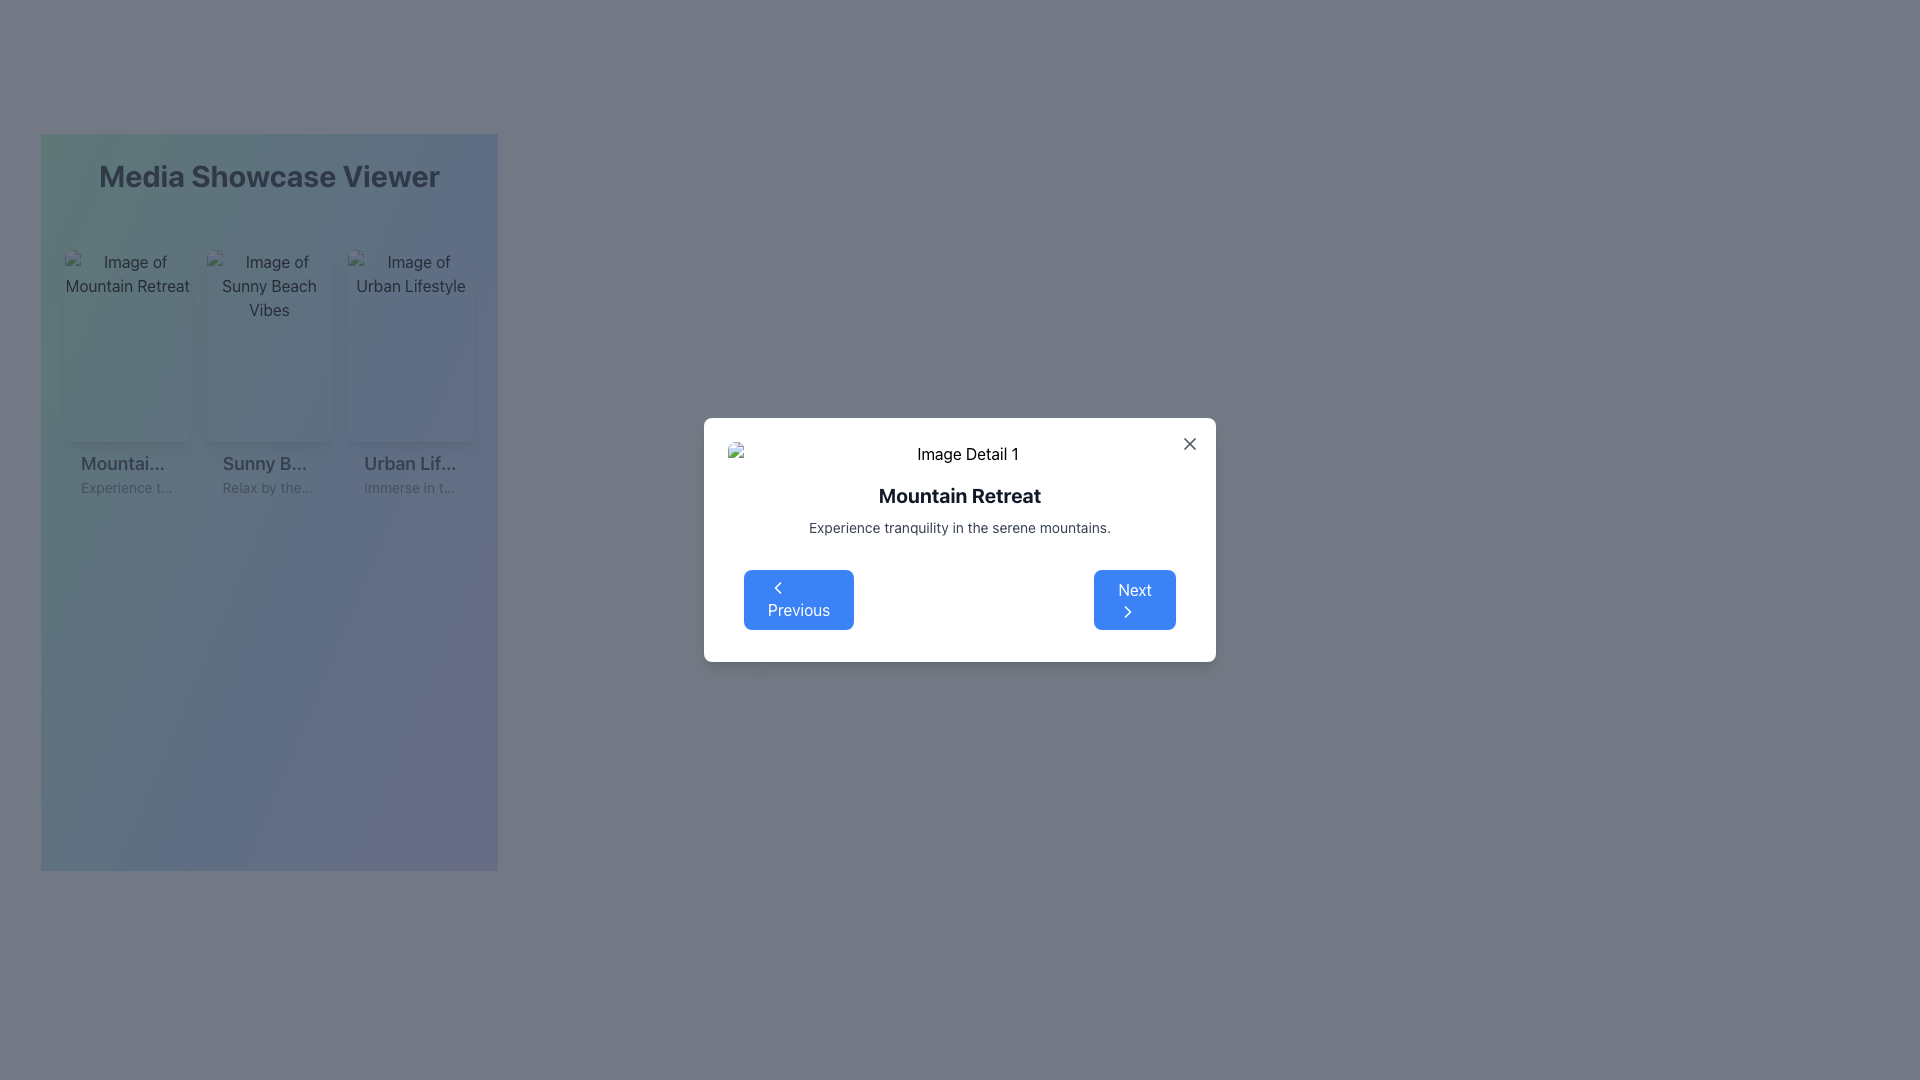 The width and height of the screenshot is (1920, 1080). Describe the element at coordinates (776, 586) in the screenshot. I see `the graphical indicator icon inside the 'Previous' button that suggests navigation towards previous content` at that location.